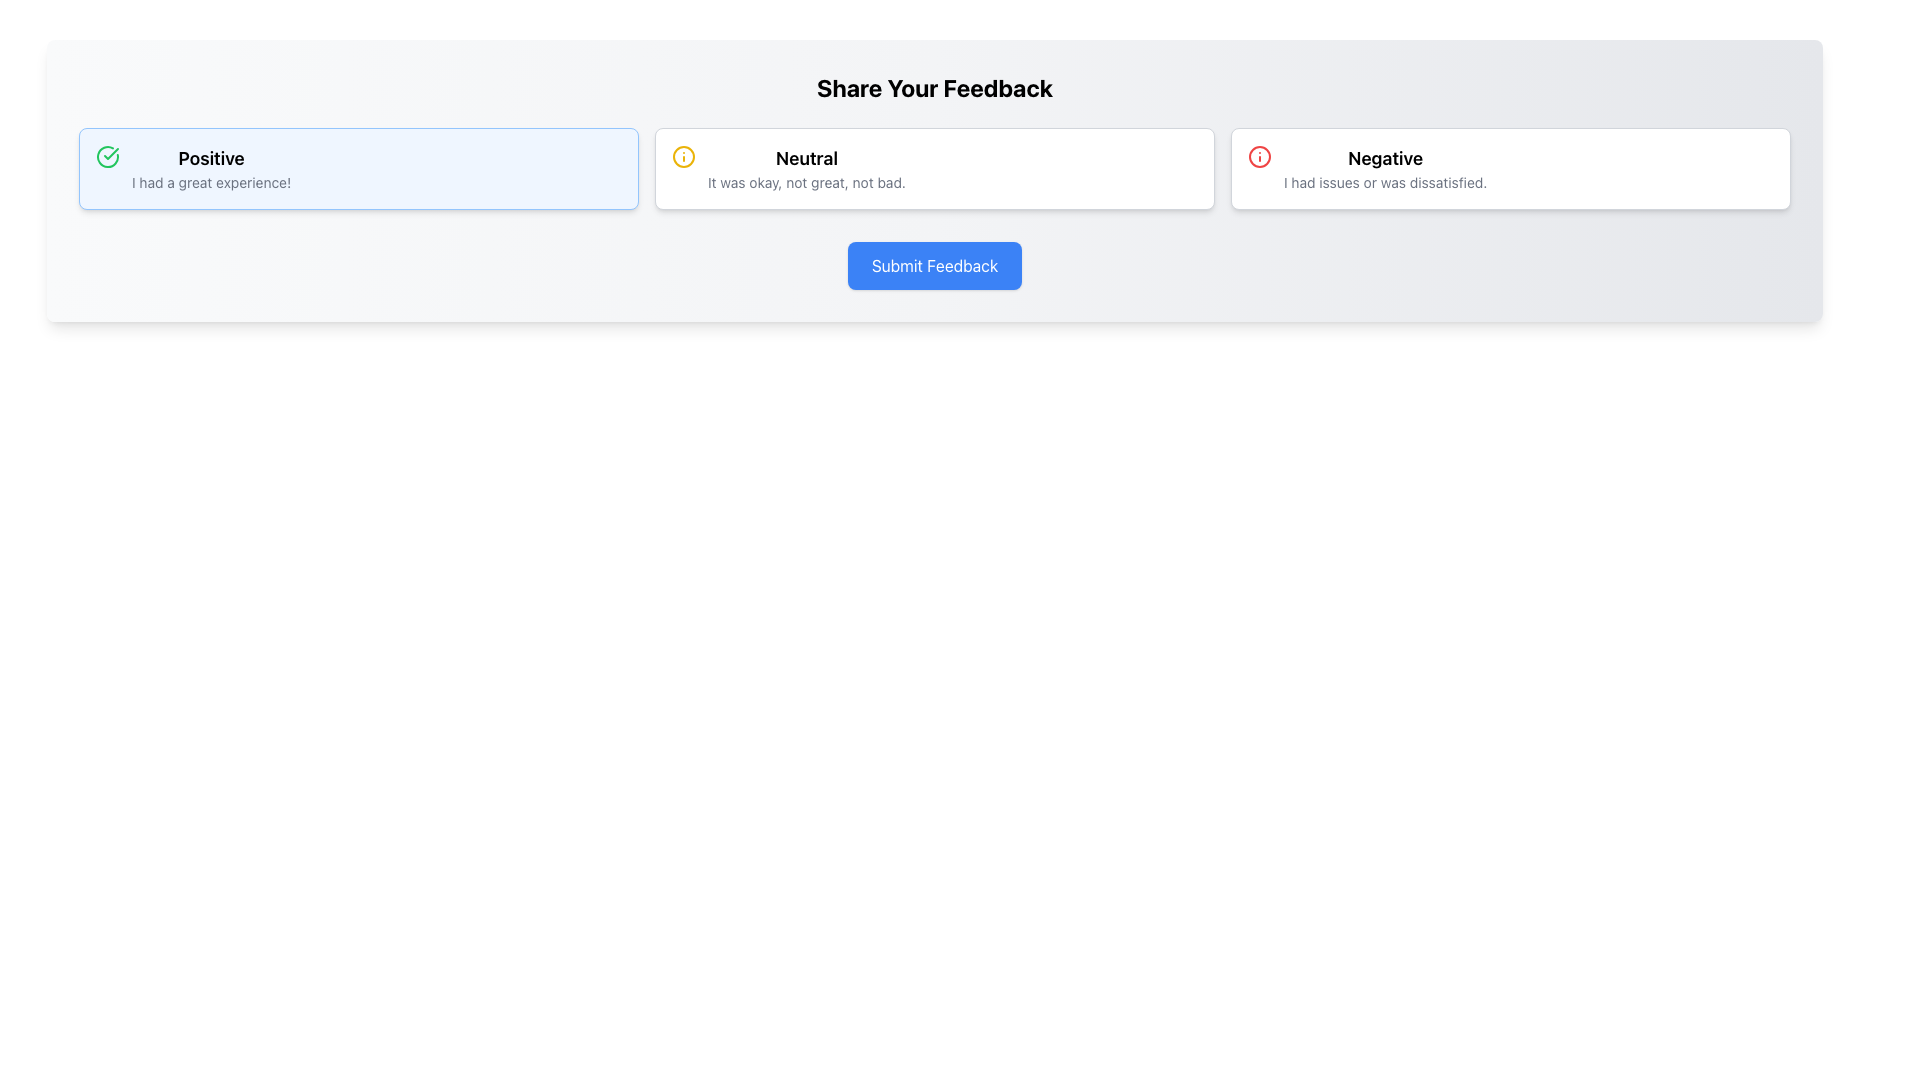 This screenshot has height=1080, width=1920. I want to click on the 'Neutral' feedback option card, which is the second item in the horizontal grid of feedback options, so click(934, 168).